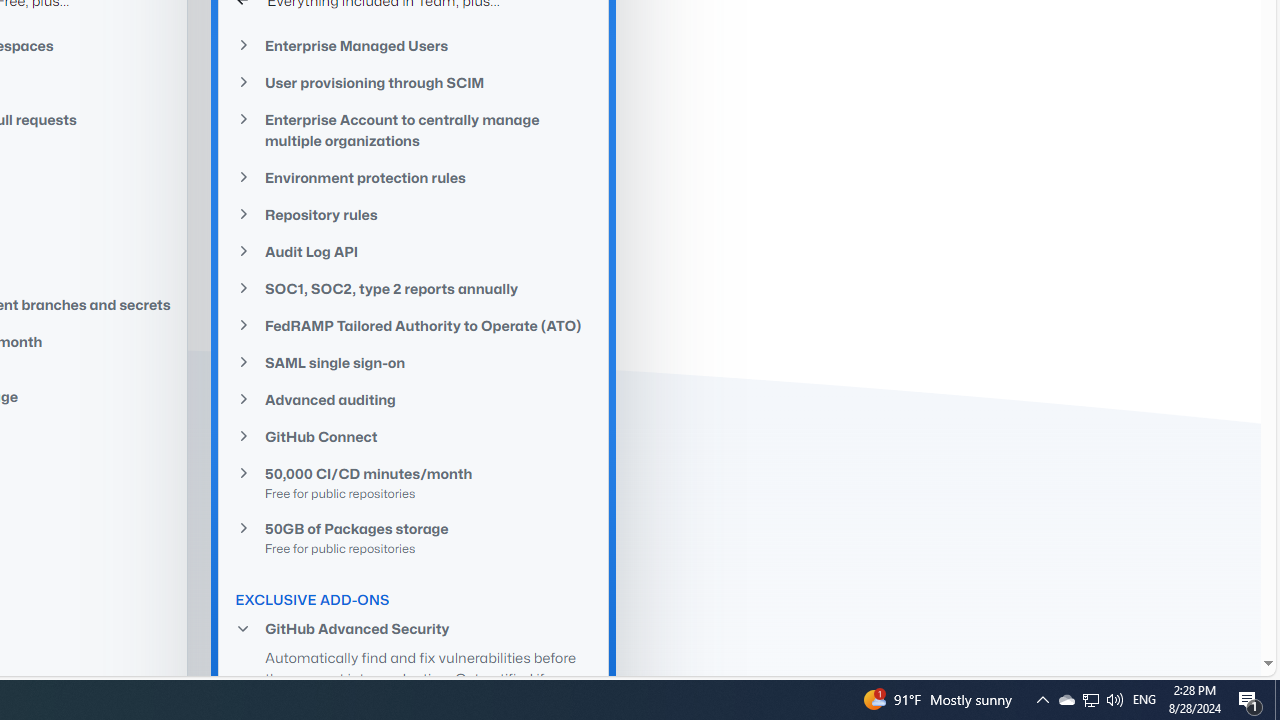 The width and height of the screenshot is (1280, 720). What do you see at coordinates (413, 288) in the screenshot?
I see `'SOC1, SOC2, type 2 reports annually'` at bounding box center [413, 288].